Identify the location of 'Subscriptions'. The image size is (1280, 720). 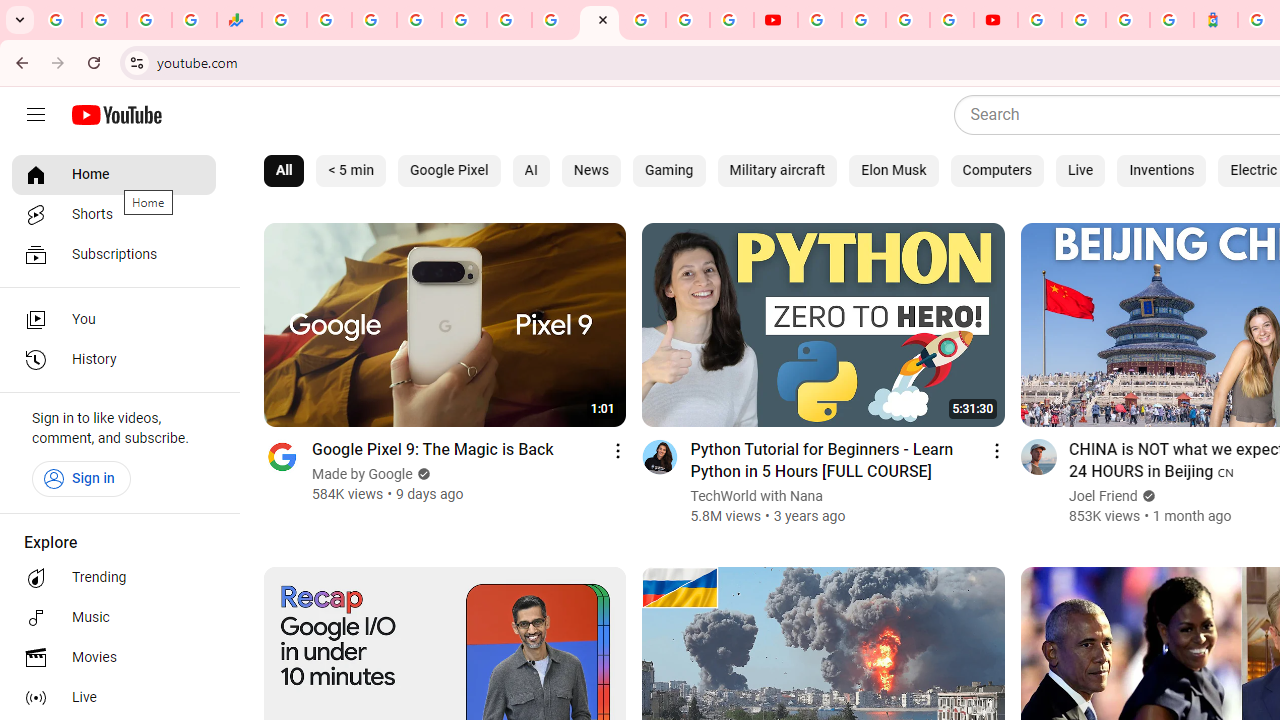
(112, 253).